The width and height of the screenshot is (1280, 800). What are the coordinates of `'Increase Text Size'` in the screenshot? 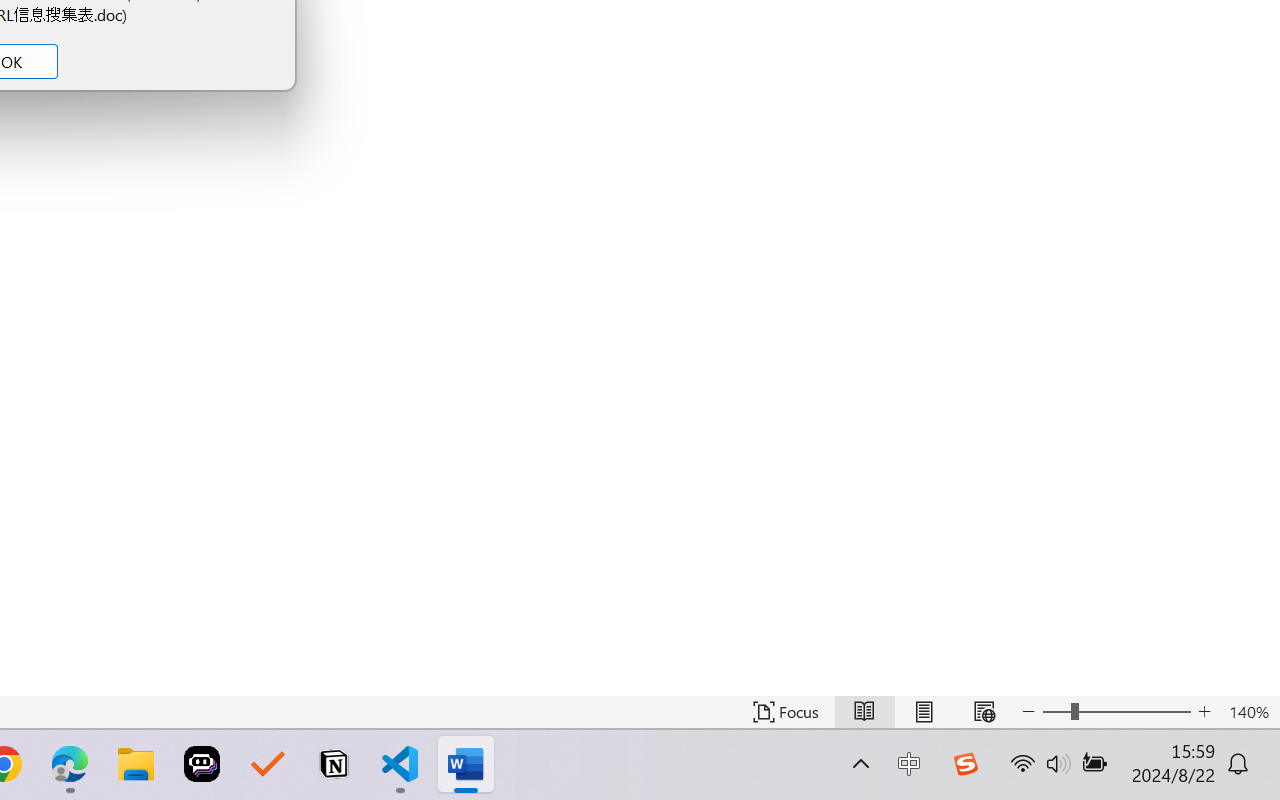 It's located at (1204, 711).